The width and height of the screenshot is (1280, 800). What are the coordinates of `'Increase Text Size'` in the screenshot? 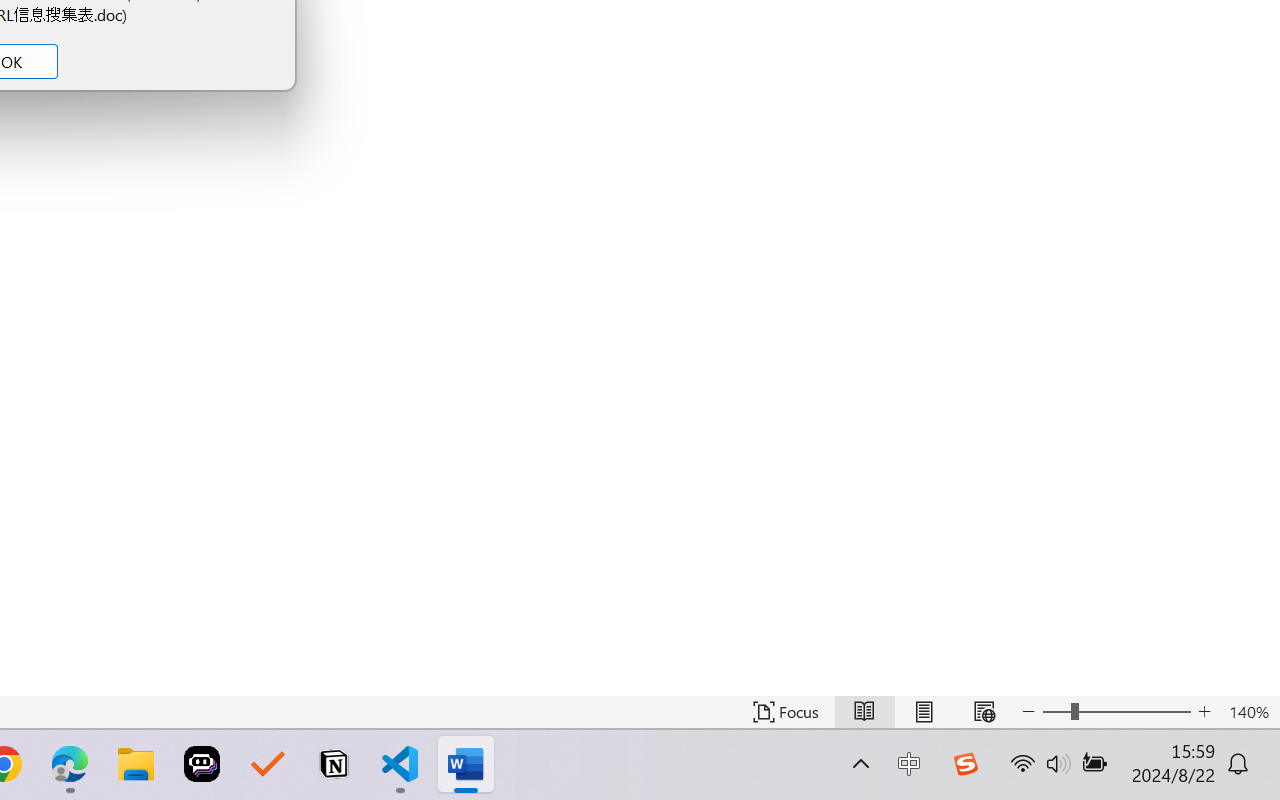 It's located at (1204, 711).